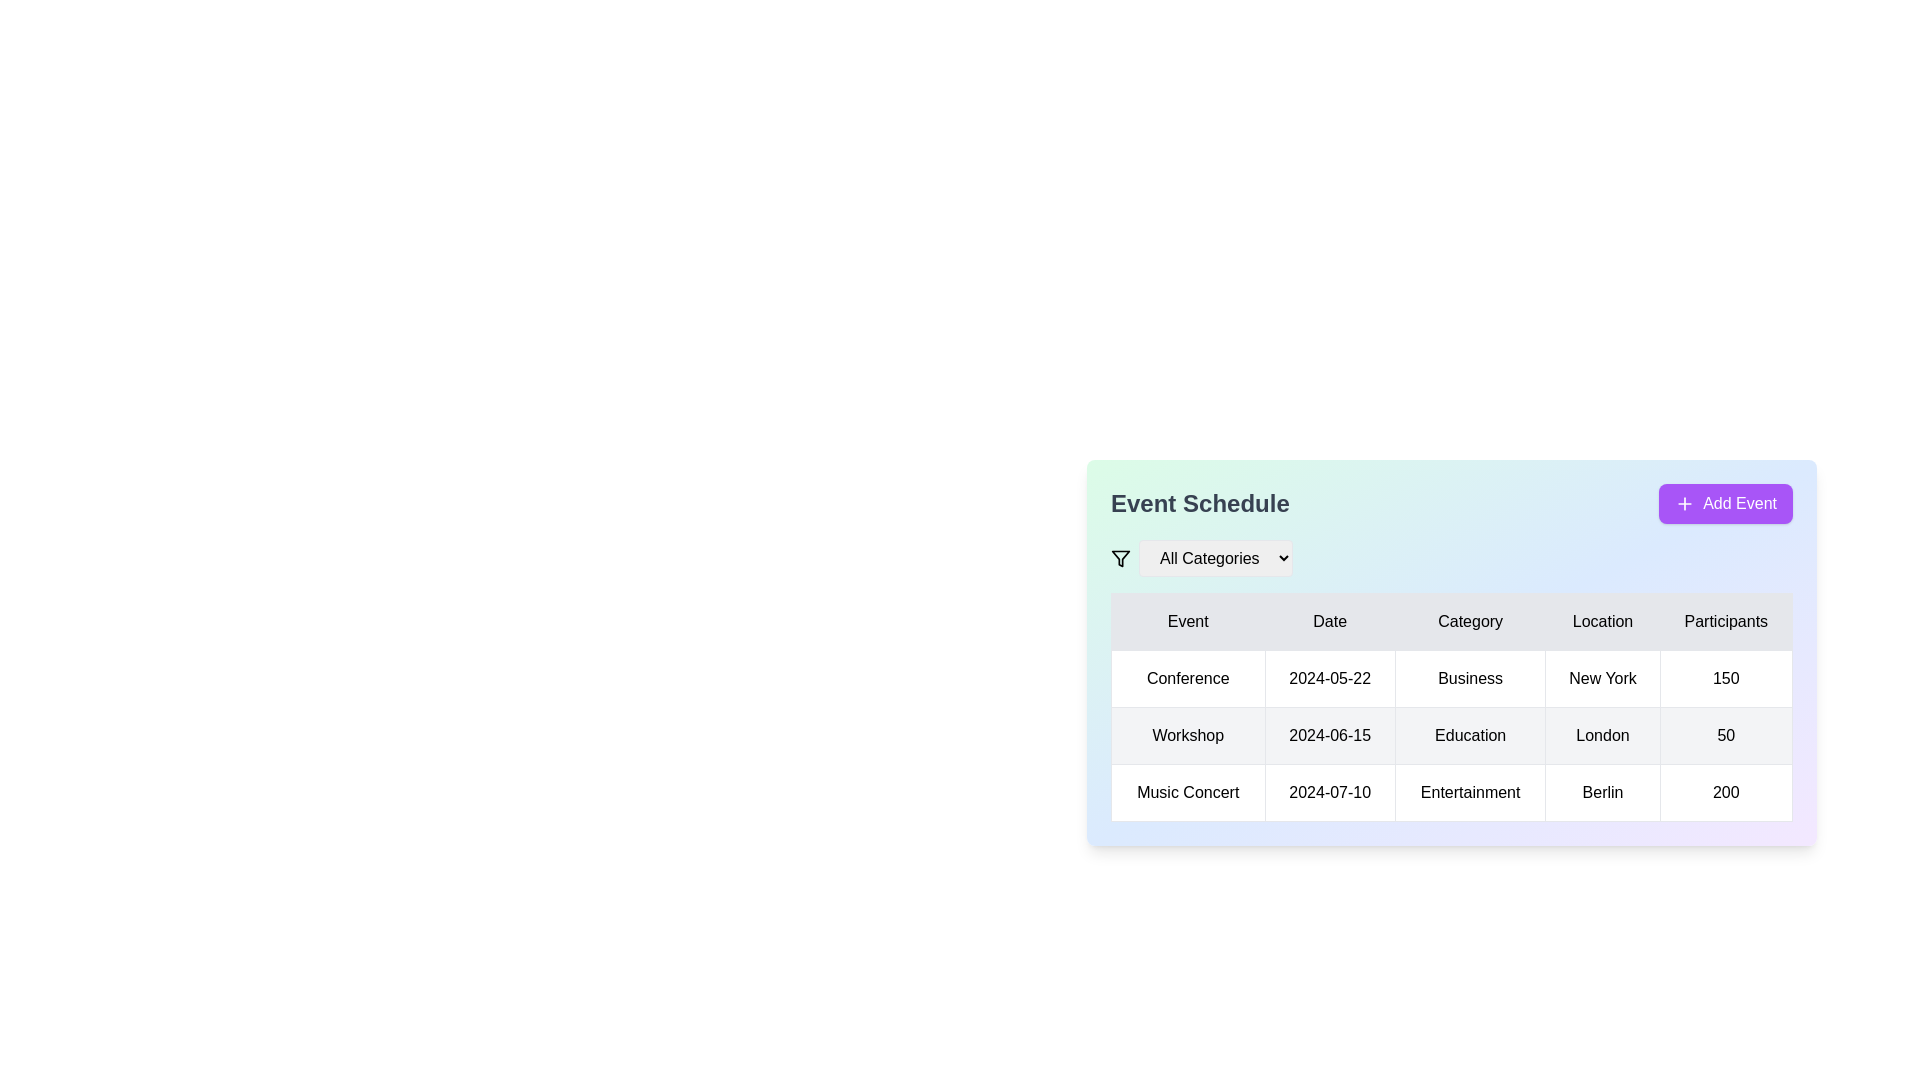 The height and width of the screenshot is (1080, 1920). Describe the element at coordinates (1470, 677) in the screenshot. I see `the static text label displaying 'Business', which is a rectangular area with a border, centered in alignment, and located in the first row of the 'Category' column within a table structure` at that location.